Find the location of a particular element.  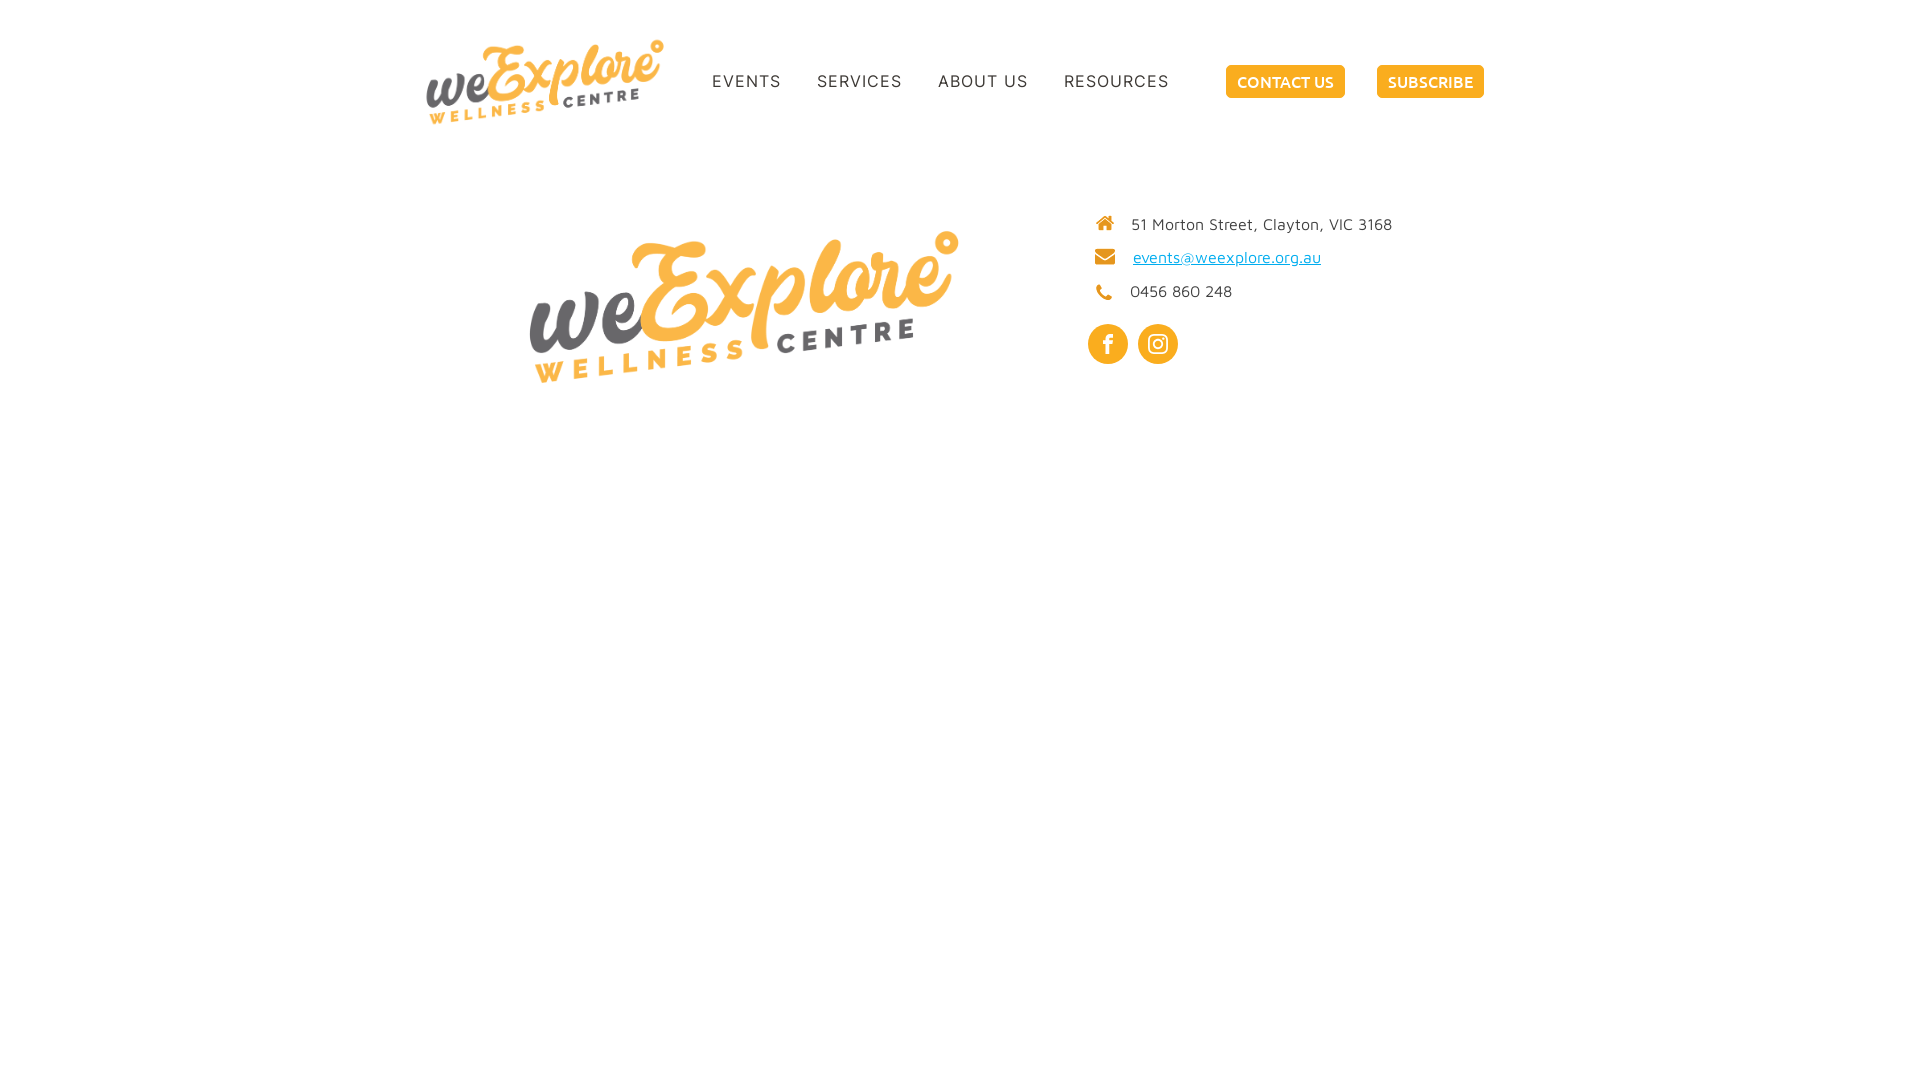

'ABOUT US' is located at coordinates (983, 80).